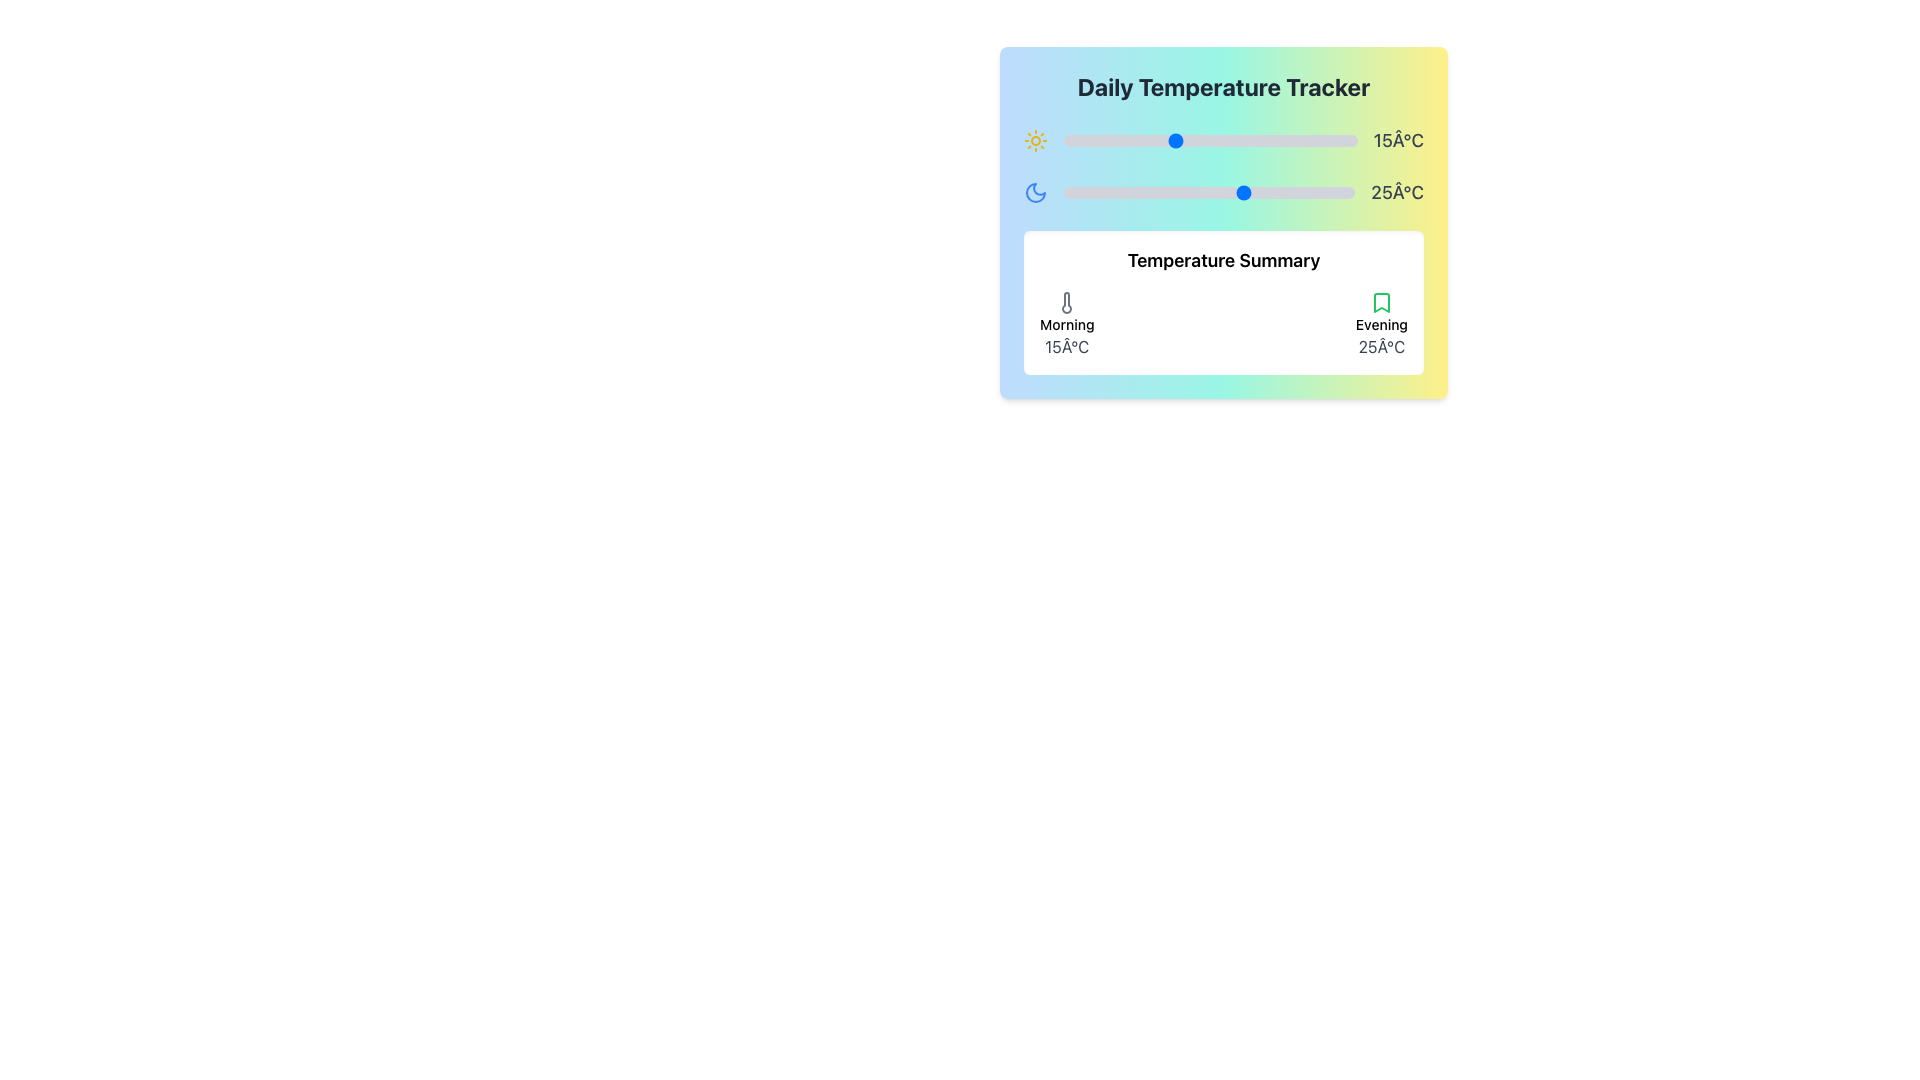 This screenshot has height=1080, width=1920. Describe the element at coordinates (1381, 346) in the screenshot. I see `the text label displaying '25°C' in dark gray text, located below the 'Evening' label within the 'Temperature Summary' section` at that location.